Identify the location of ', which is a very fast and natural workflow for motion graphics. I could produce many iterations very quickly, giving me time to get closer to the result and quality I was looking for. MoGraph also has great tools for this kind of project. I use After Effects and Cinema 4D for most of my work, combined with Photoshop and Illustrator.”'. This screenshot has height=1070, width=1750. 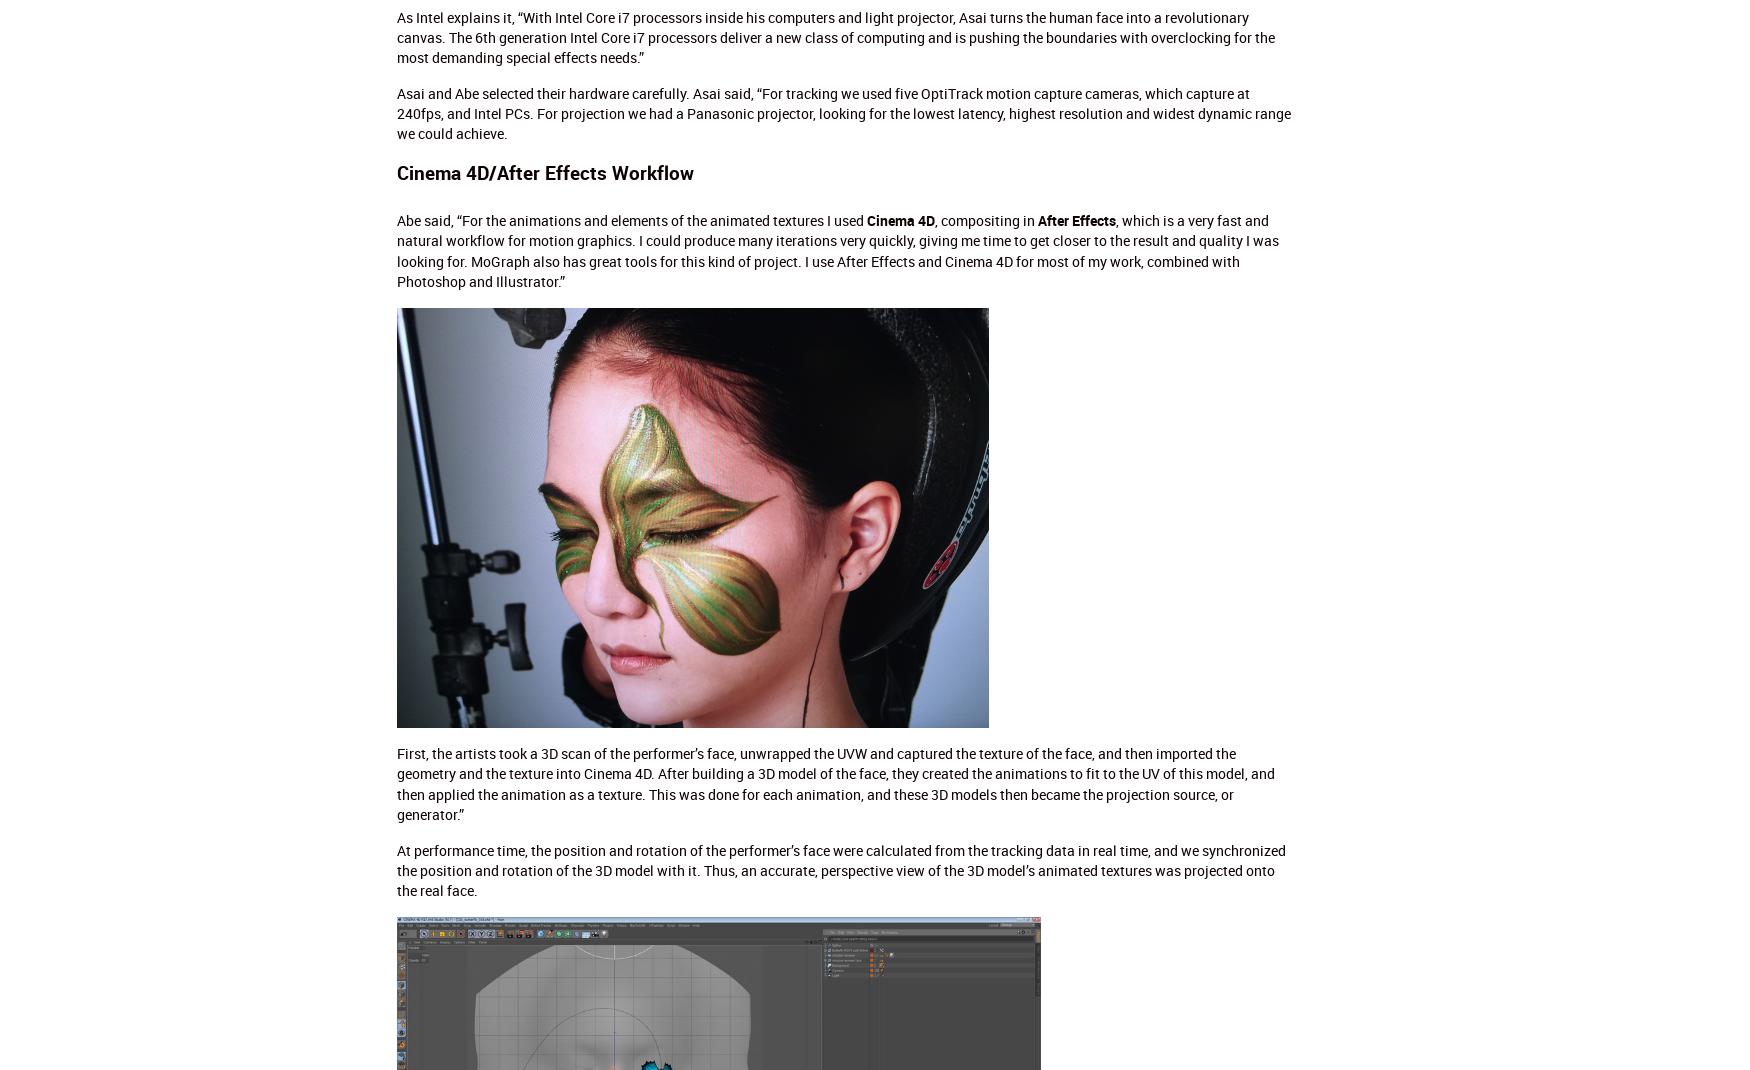
(837, 249).